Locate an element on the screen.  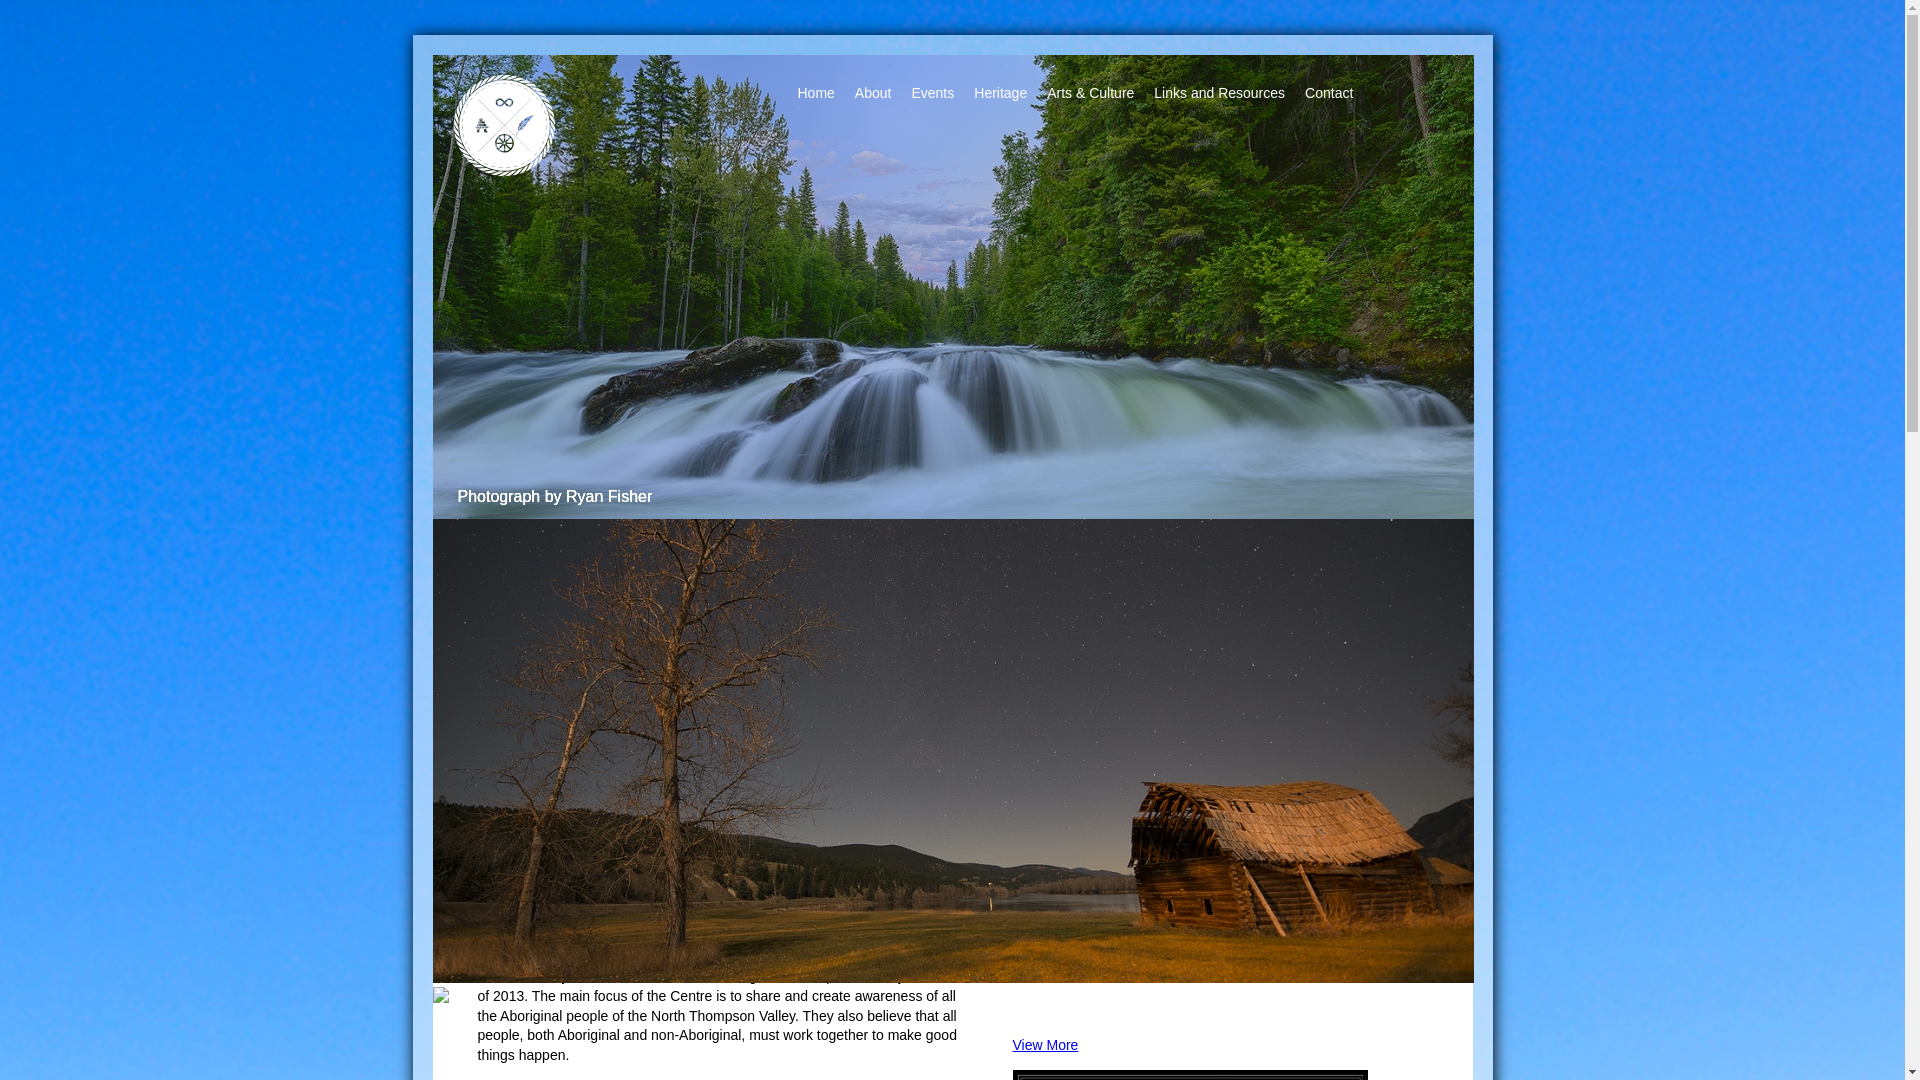
'Contact' is located at coordinates (1329, 93).